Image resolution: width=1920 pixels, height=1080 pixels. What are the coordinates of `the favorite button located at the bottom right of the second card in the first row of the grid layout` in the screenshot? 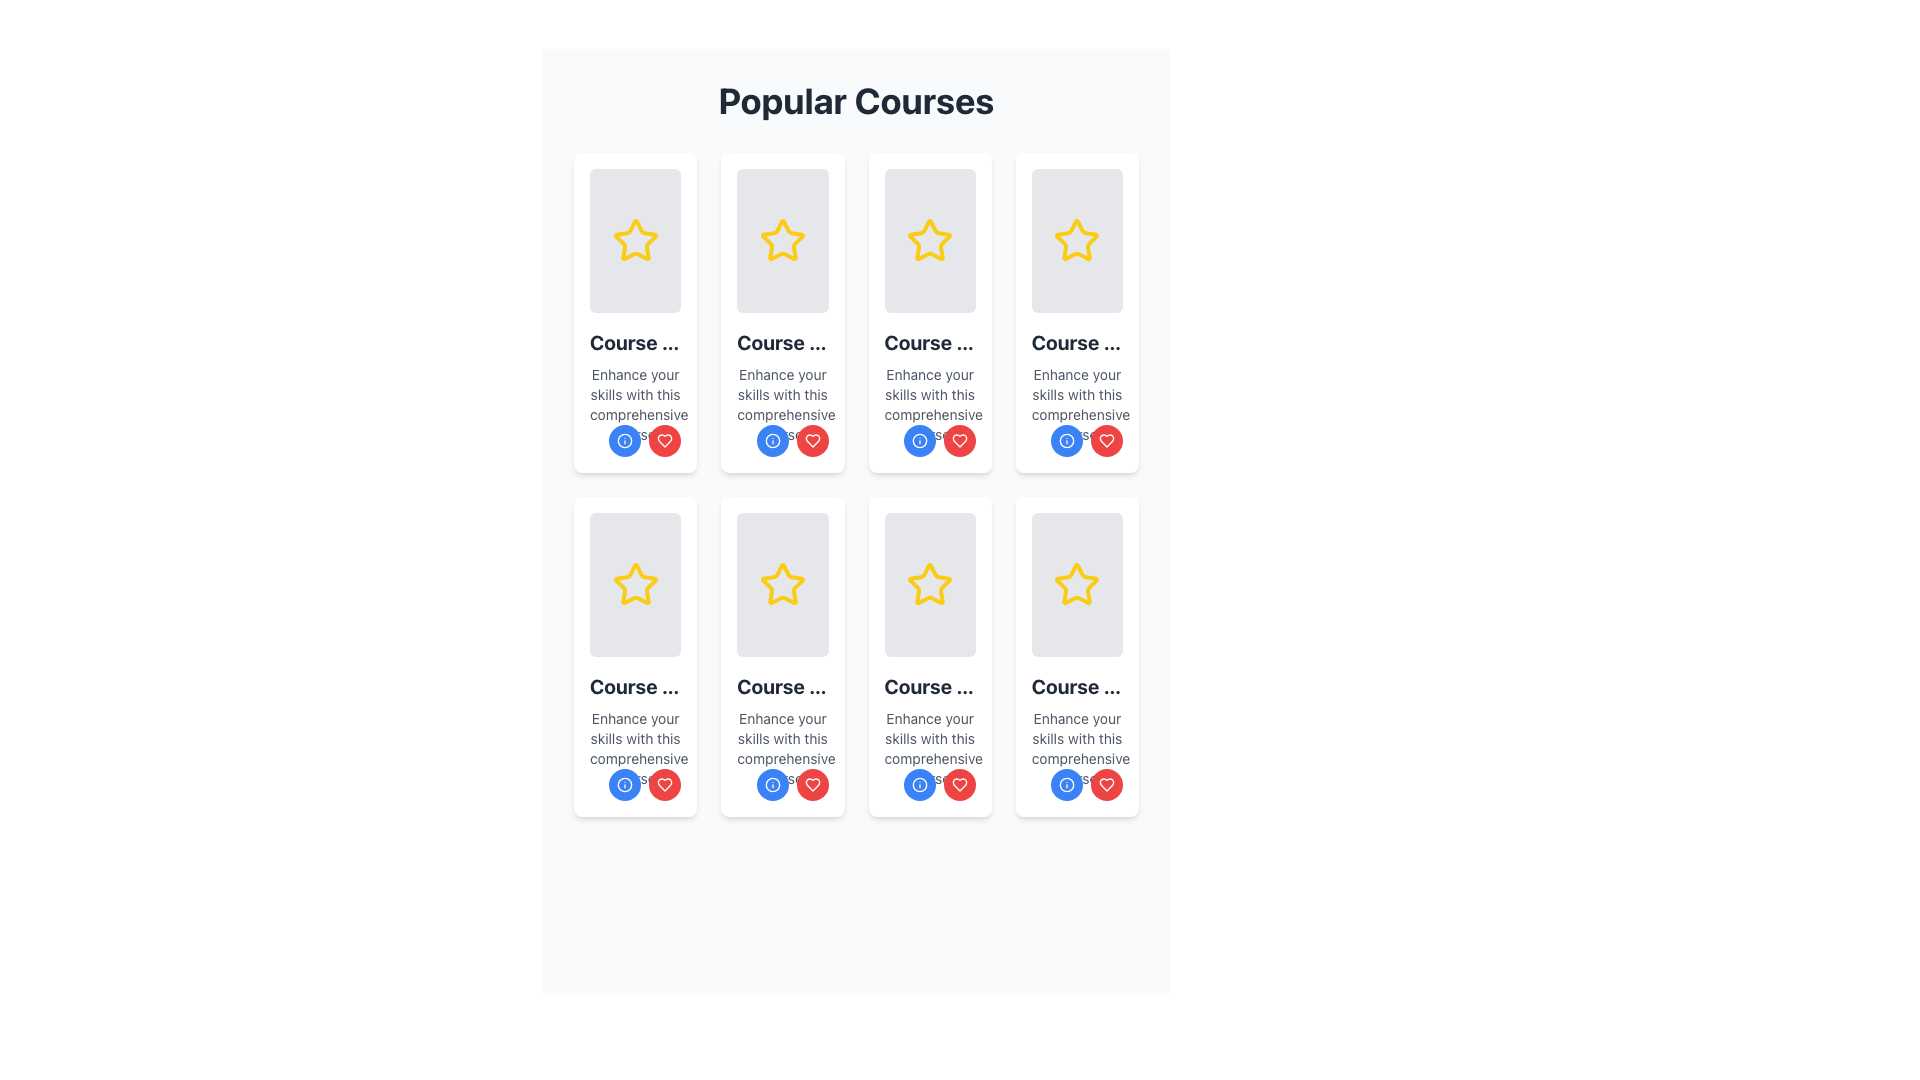 It's located at (812, 439).